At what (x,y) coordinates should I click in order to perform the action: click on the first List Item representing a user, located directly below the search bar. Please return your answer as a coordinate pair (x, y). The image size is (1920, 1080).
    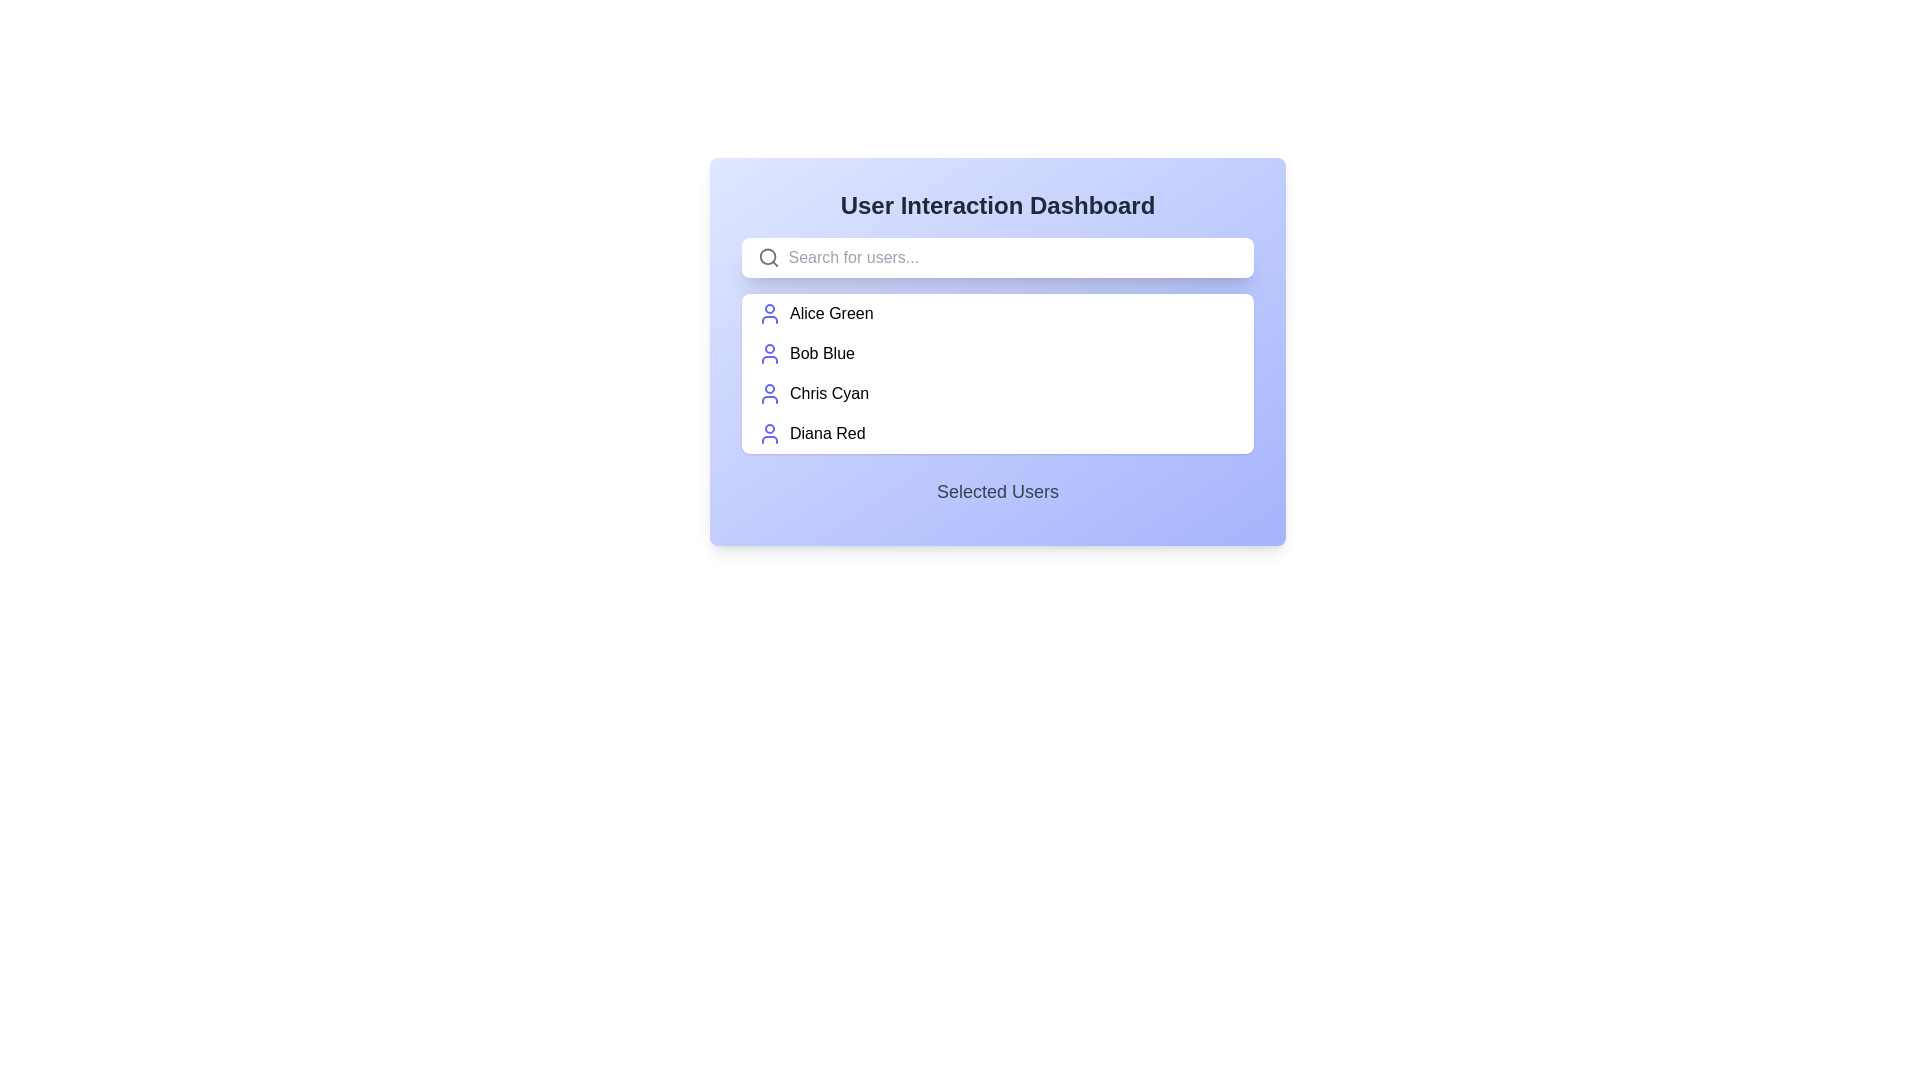
    Looking at the image, I should click on (998, 313).